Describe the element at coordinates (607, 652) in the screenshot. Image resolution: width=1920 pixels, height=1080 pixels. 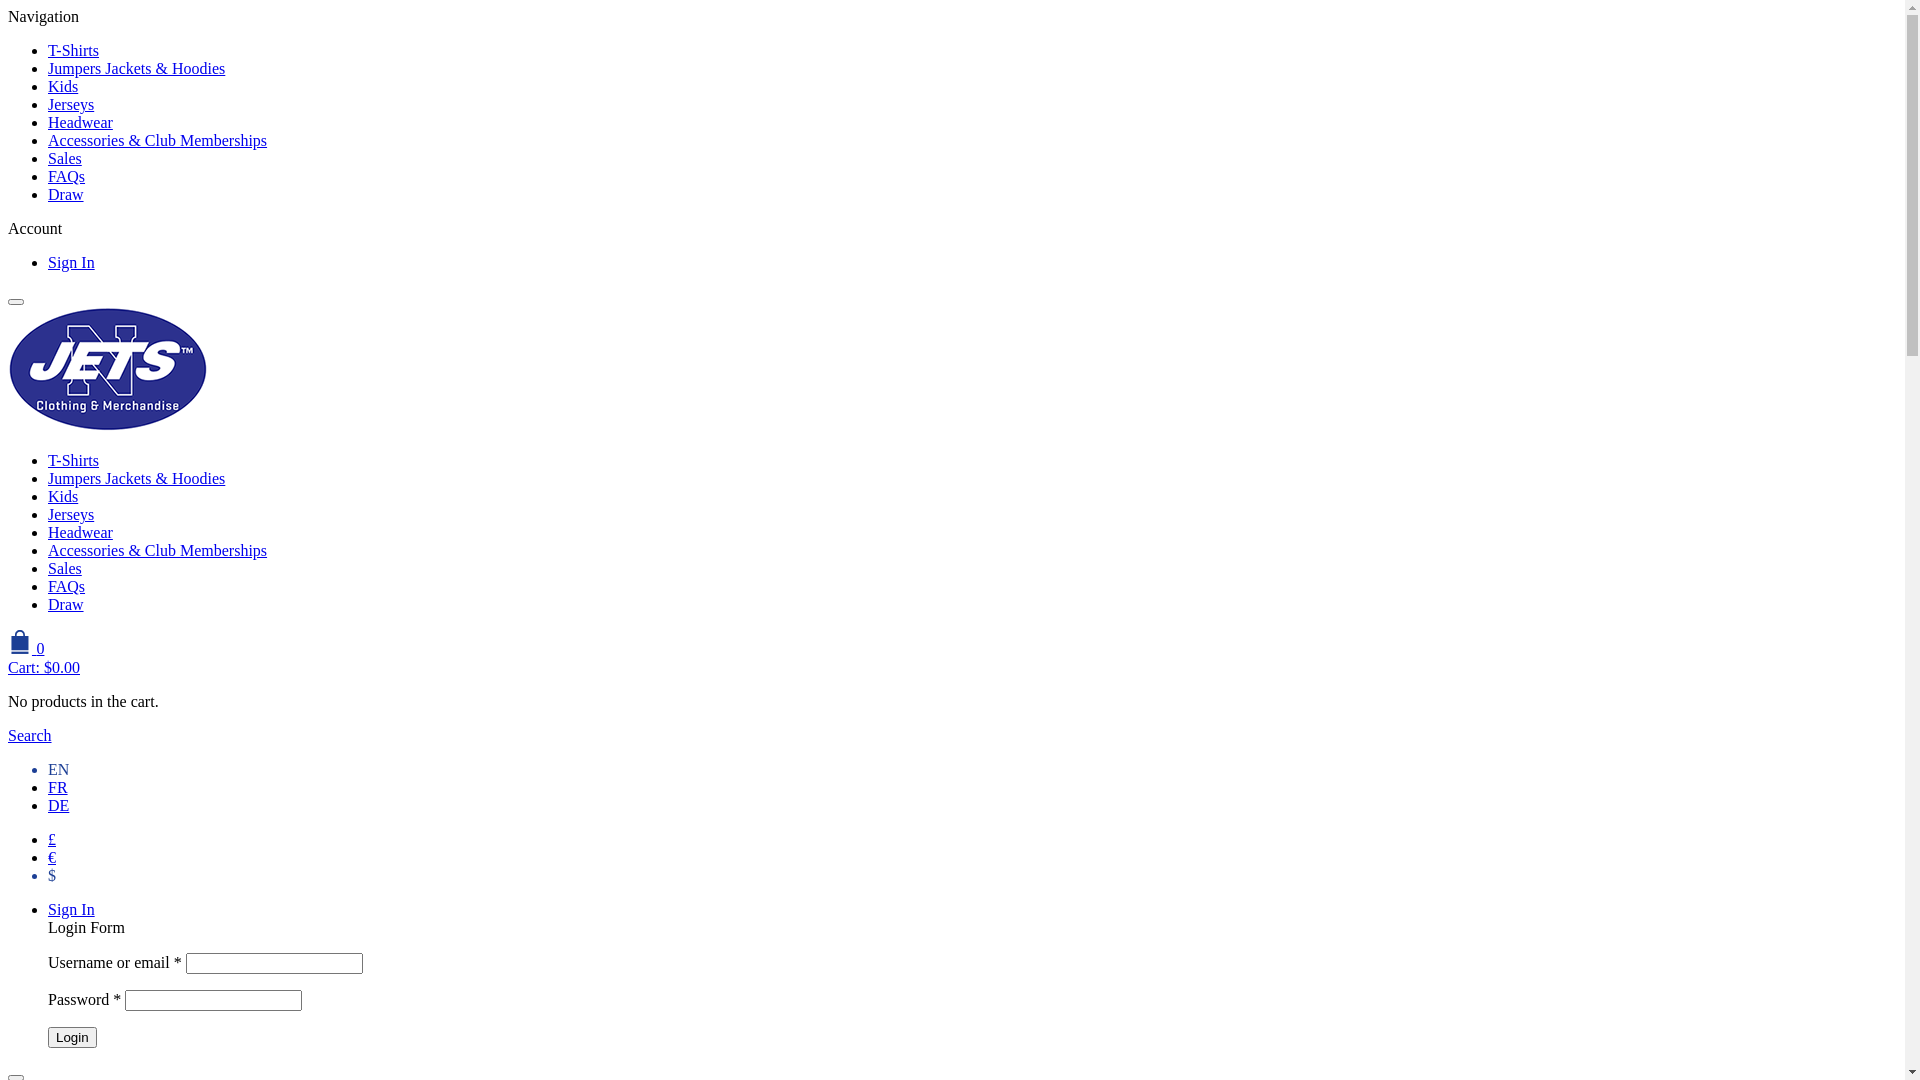
I see `'0` at that location.